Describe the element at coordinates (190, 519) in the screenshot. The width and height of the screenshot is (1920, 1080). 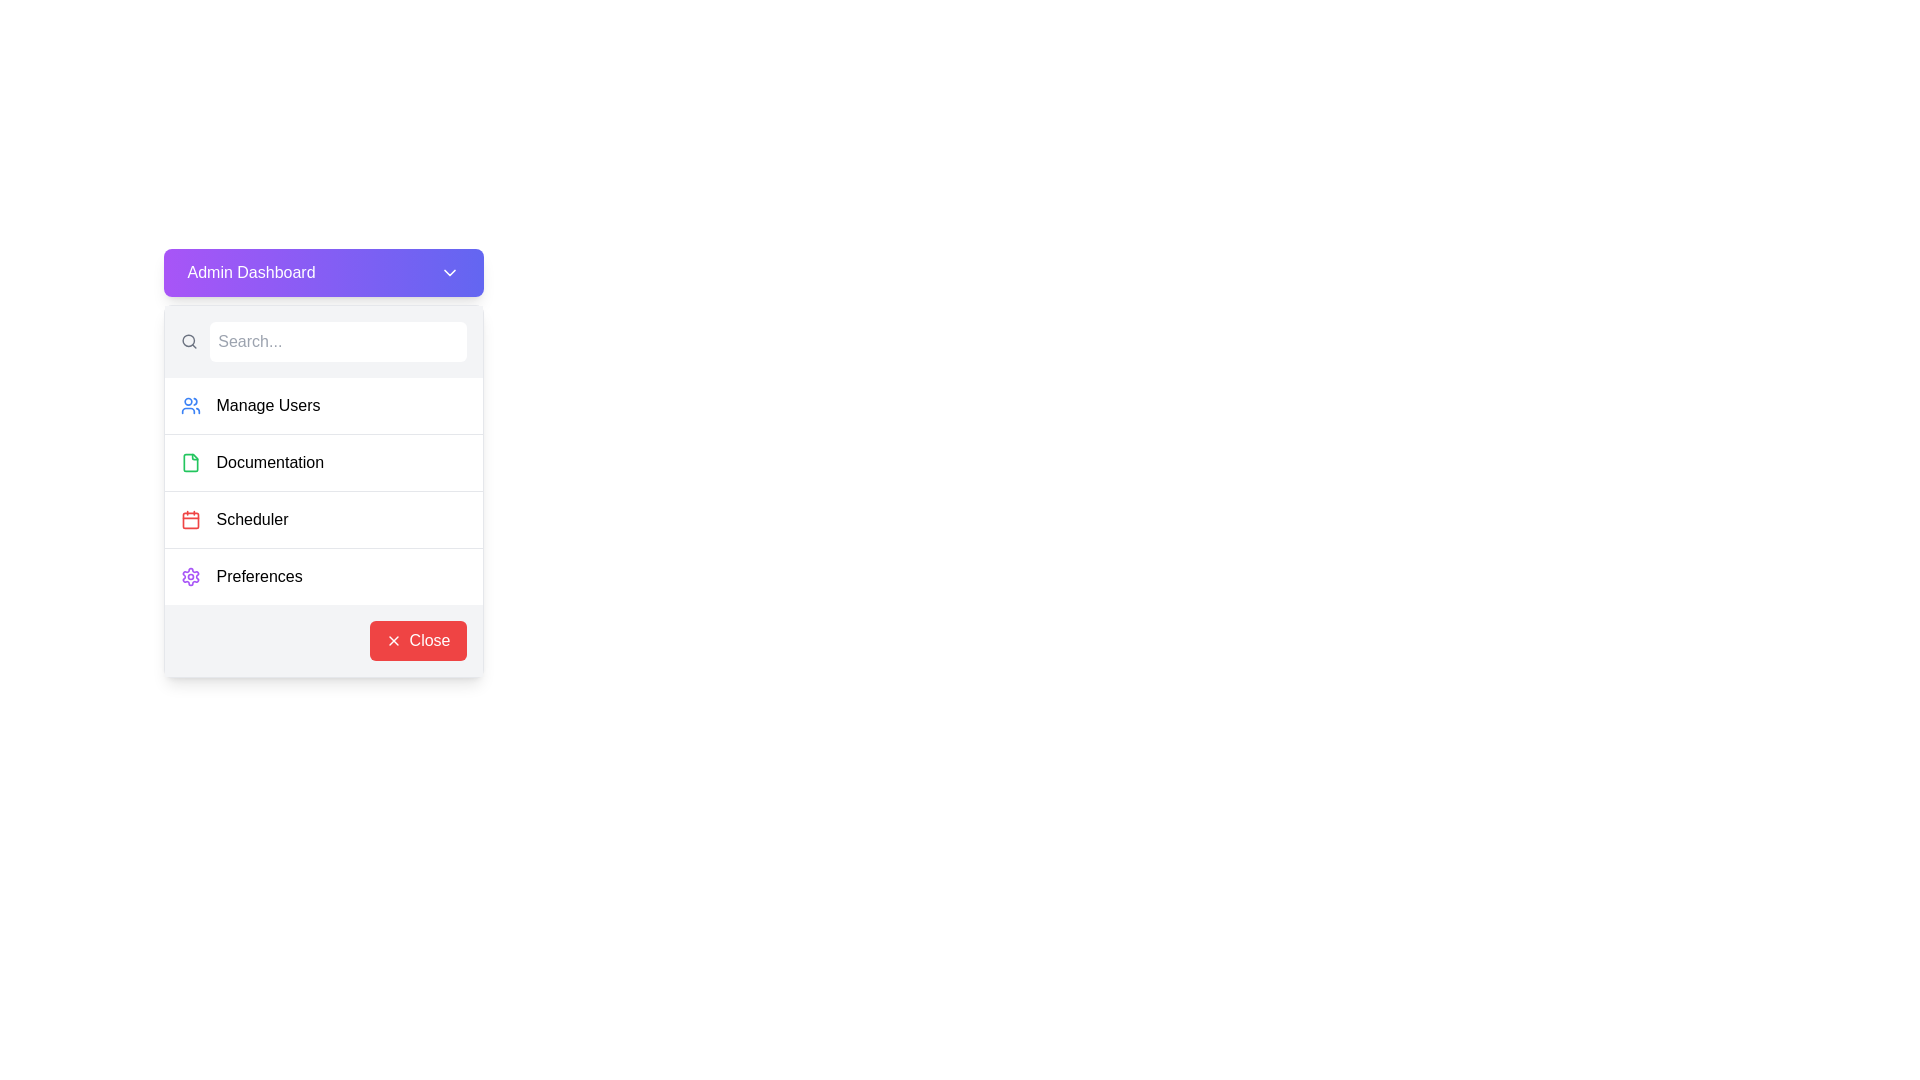
I see `the calendar icon in the vertical menu list` at that location.